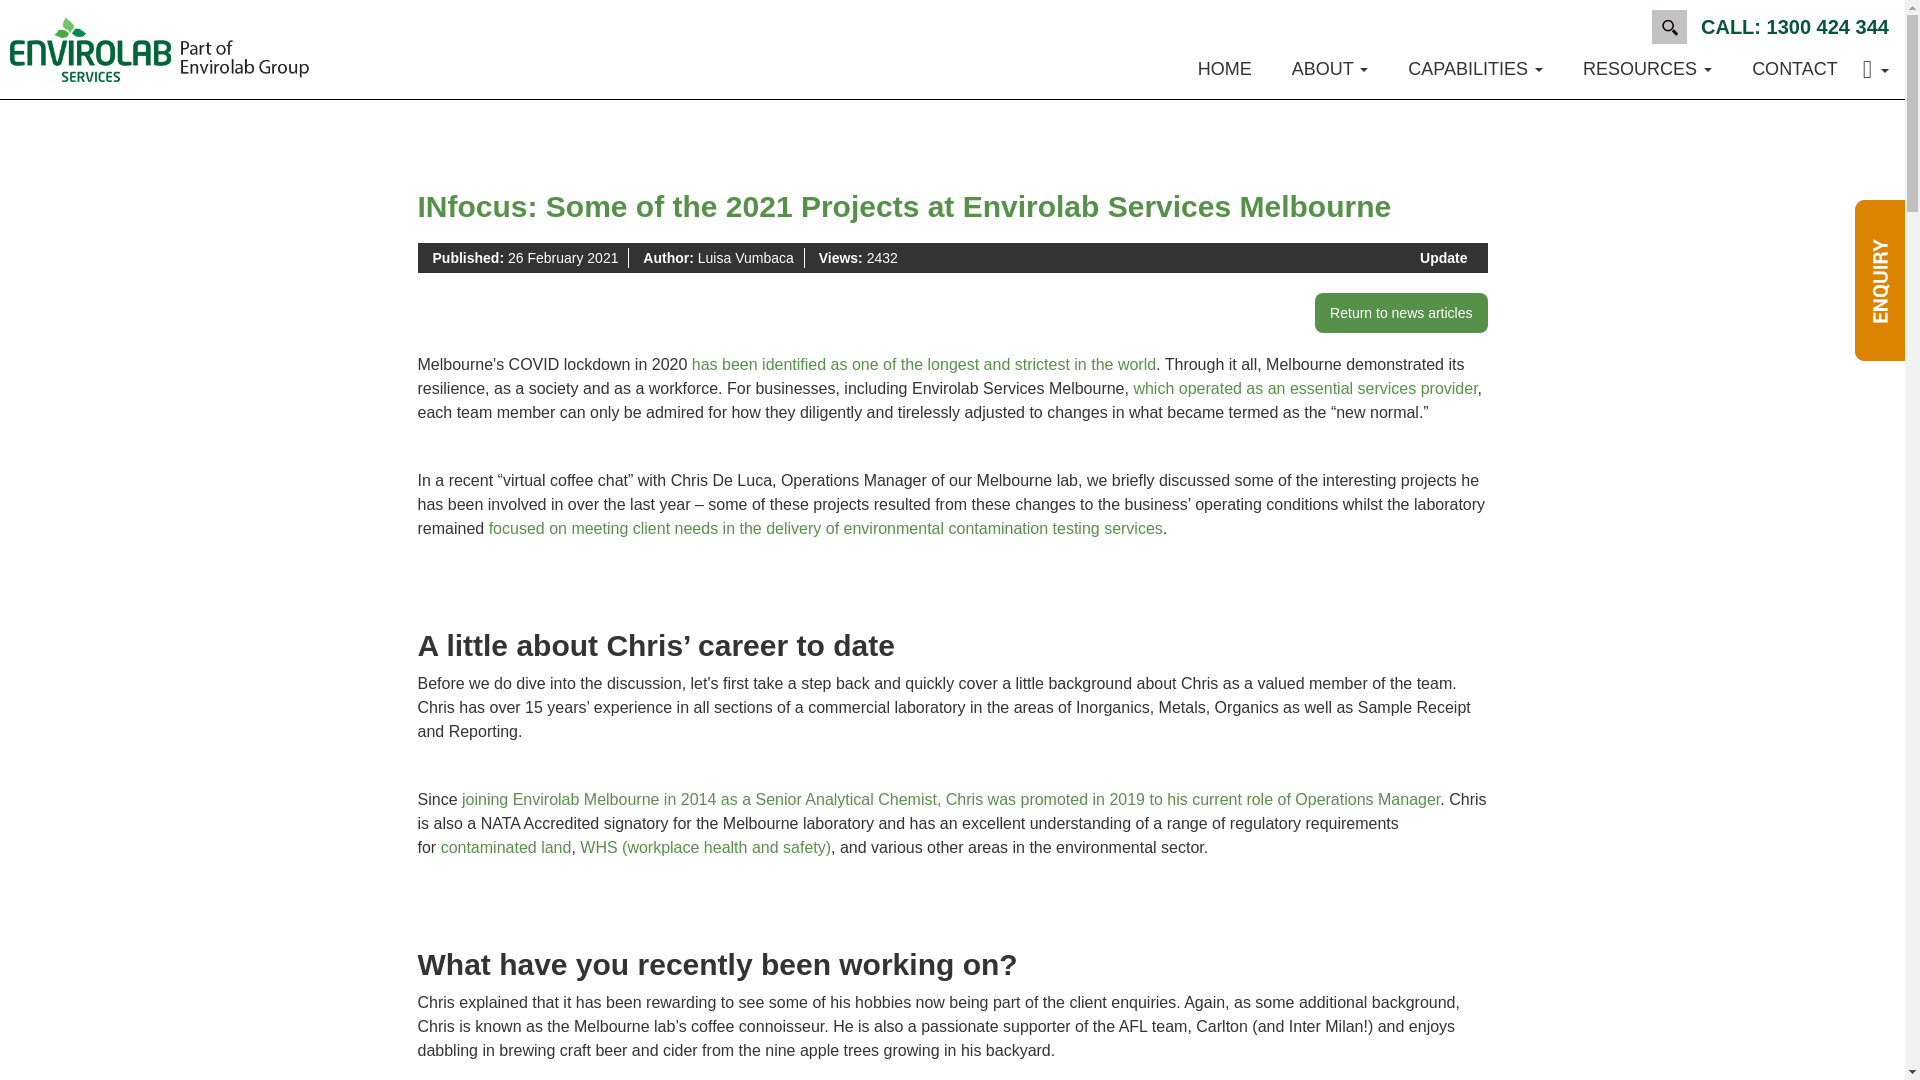 The width and height of the screenshot is (1920, 1080). I want to click on 'CONTACT', so click(1731, 68).